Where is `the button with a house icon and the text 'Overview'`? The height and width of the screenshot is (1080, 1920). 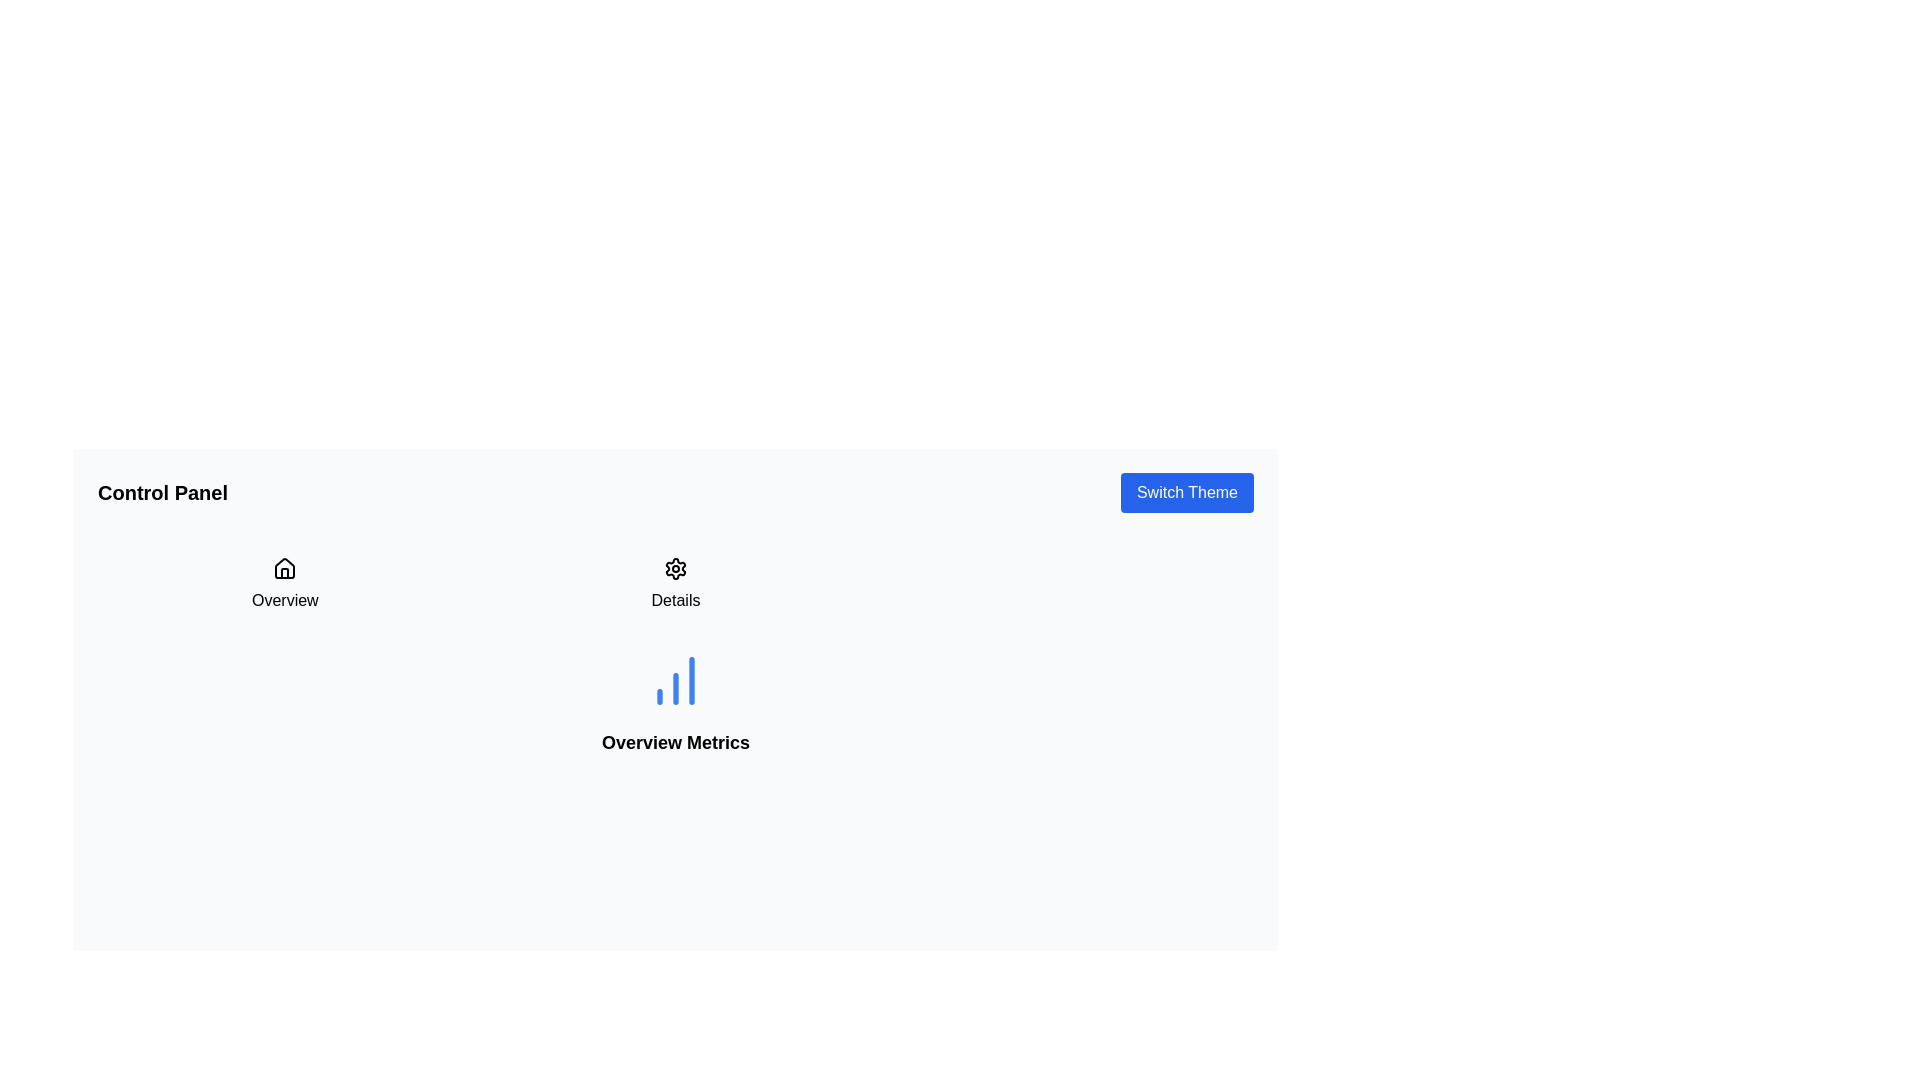 the button with a house icon and the text 'Overview' is located at coordinates (284, 585).